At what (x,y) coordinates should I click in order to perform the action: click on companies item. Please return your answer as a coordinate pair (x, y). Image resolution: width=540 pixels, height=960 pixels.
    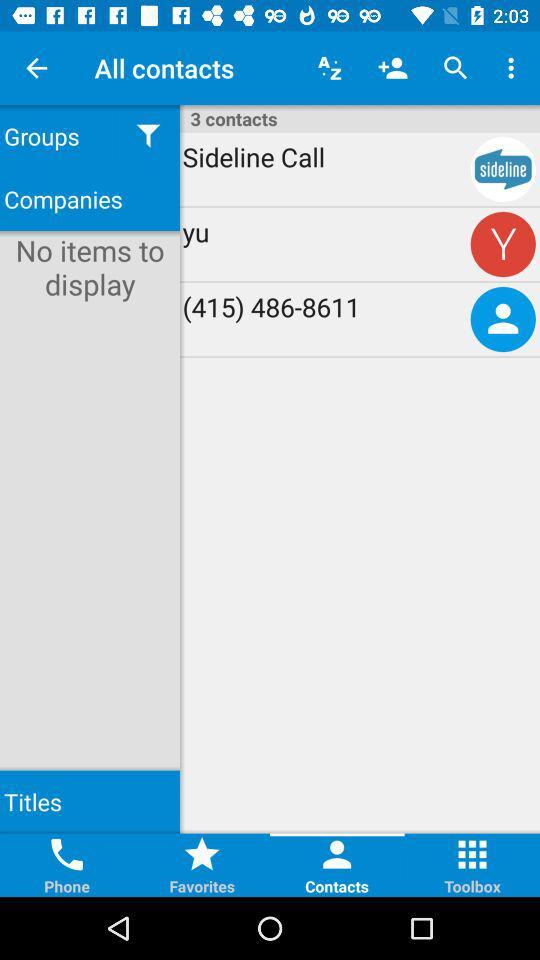
    Looking at the image, I should click on (89, 199).